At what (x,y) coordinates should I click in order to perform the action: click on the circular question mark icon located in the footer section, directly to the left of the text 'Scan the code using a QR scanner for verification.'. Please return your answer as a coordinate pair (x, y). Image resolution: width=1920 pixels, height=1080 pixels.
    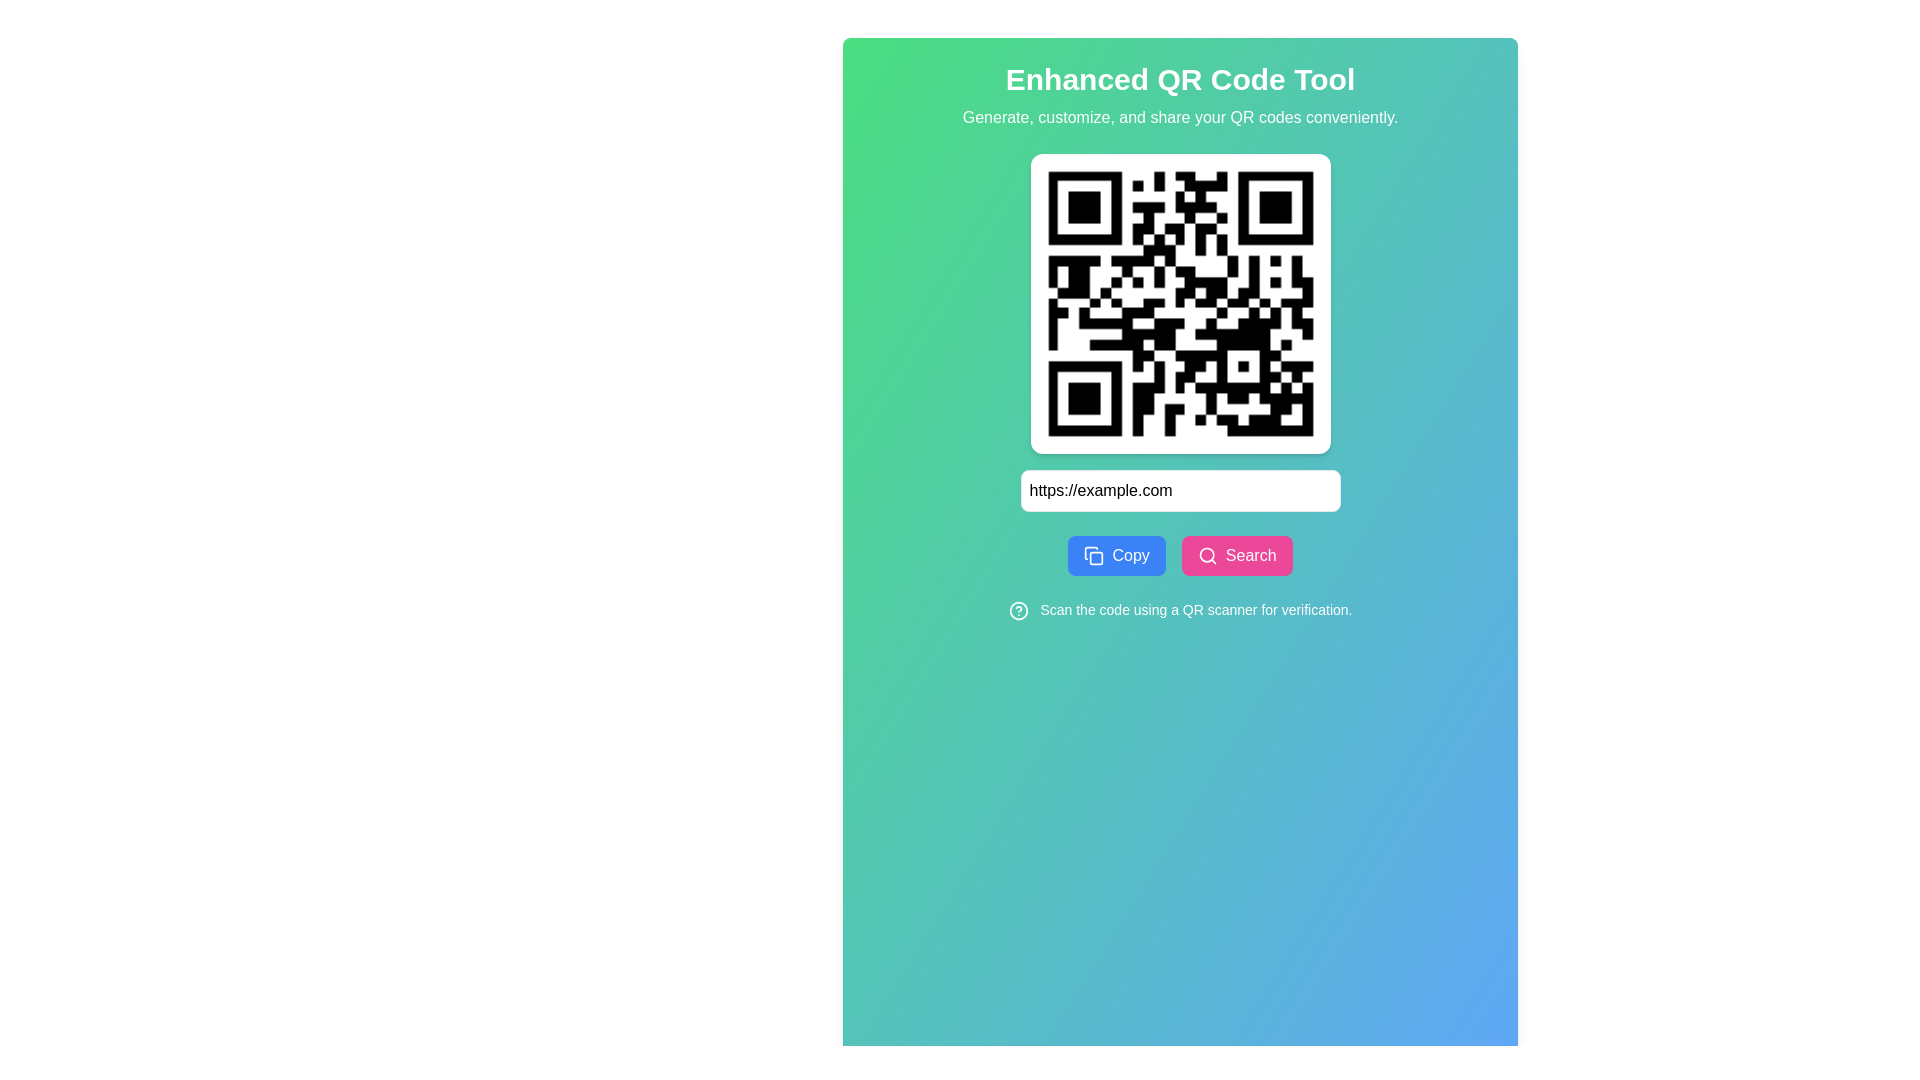
    Looking at the image, I should click on (1018, 610).